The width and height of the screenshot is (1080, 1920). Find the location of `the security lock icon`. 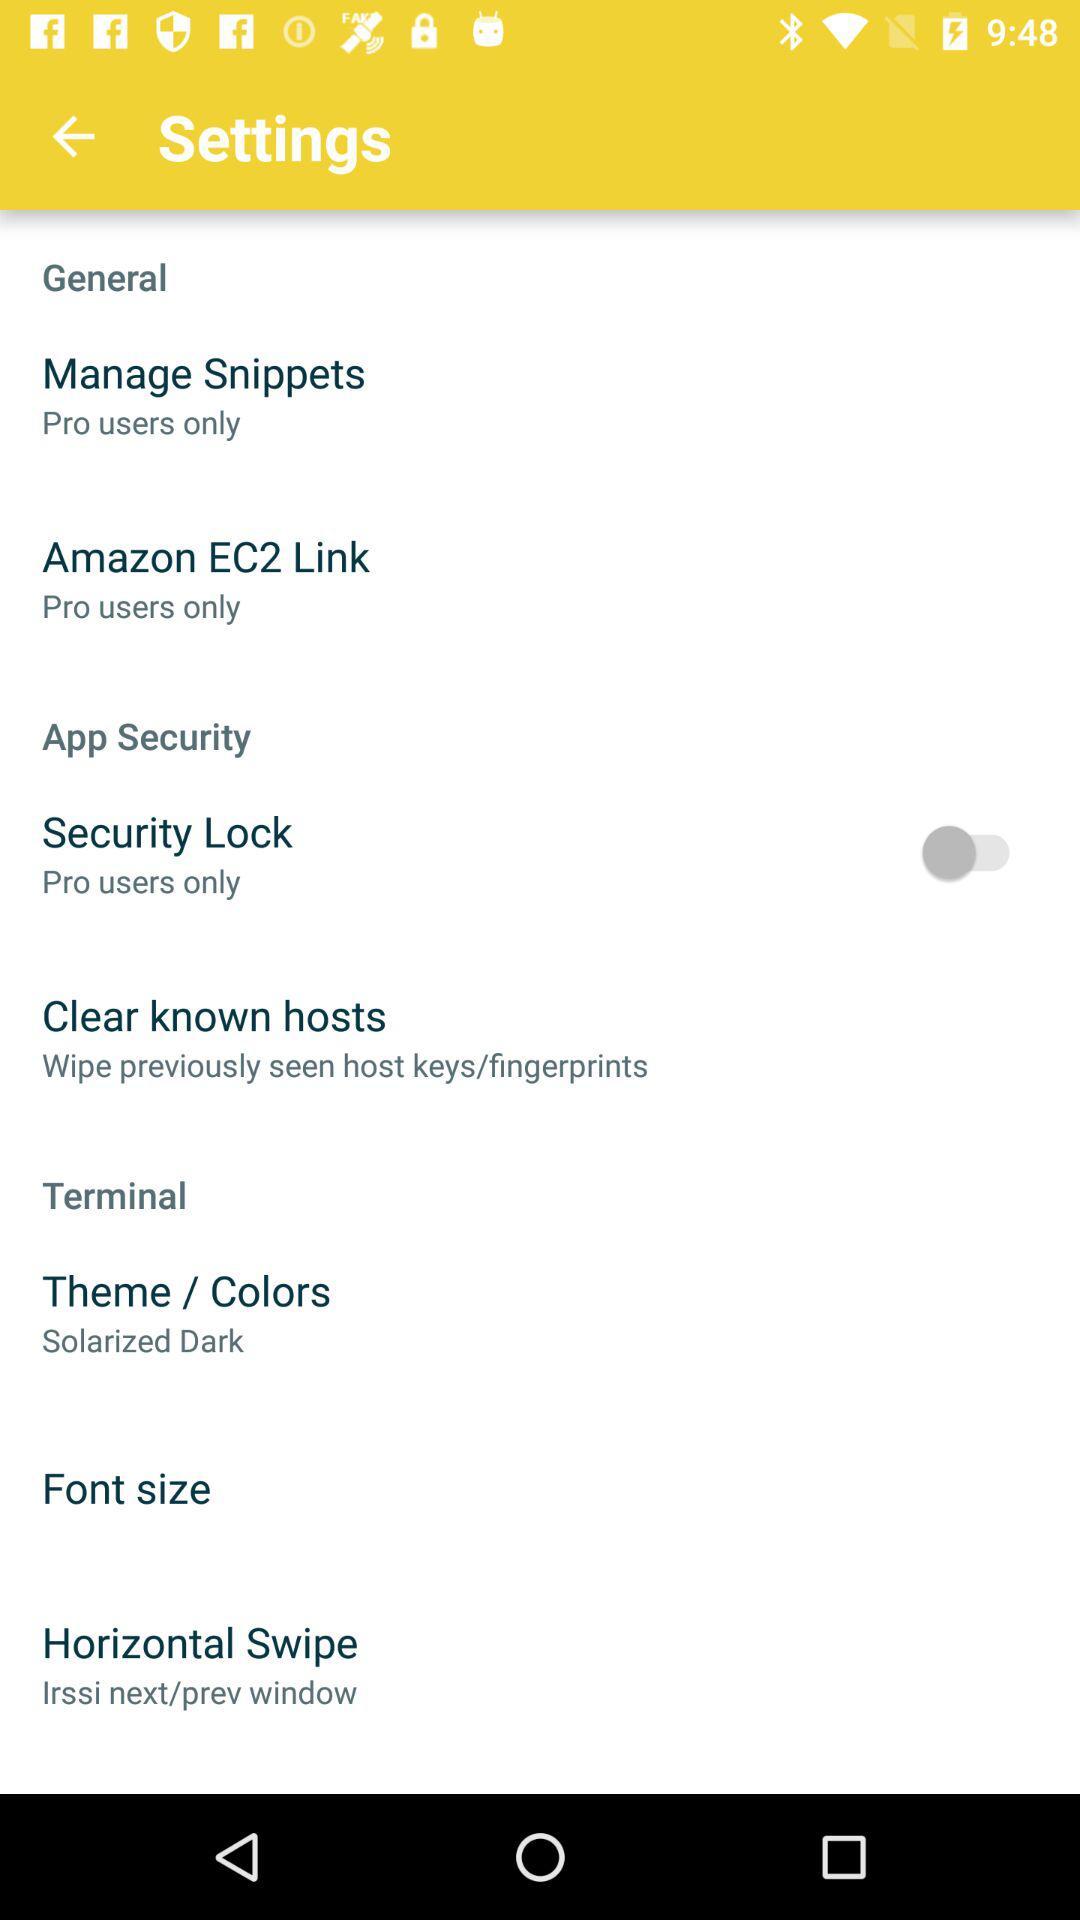

the security lock icon is located at coordinates (166, 830).